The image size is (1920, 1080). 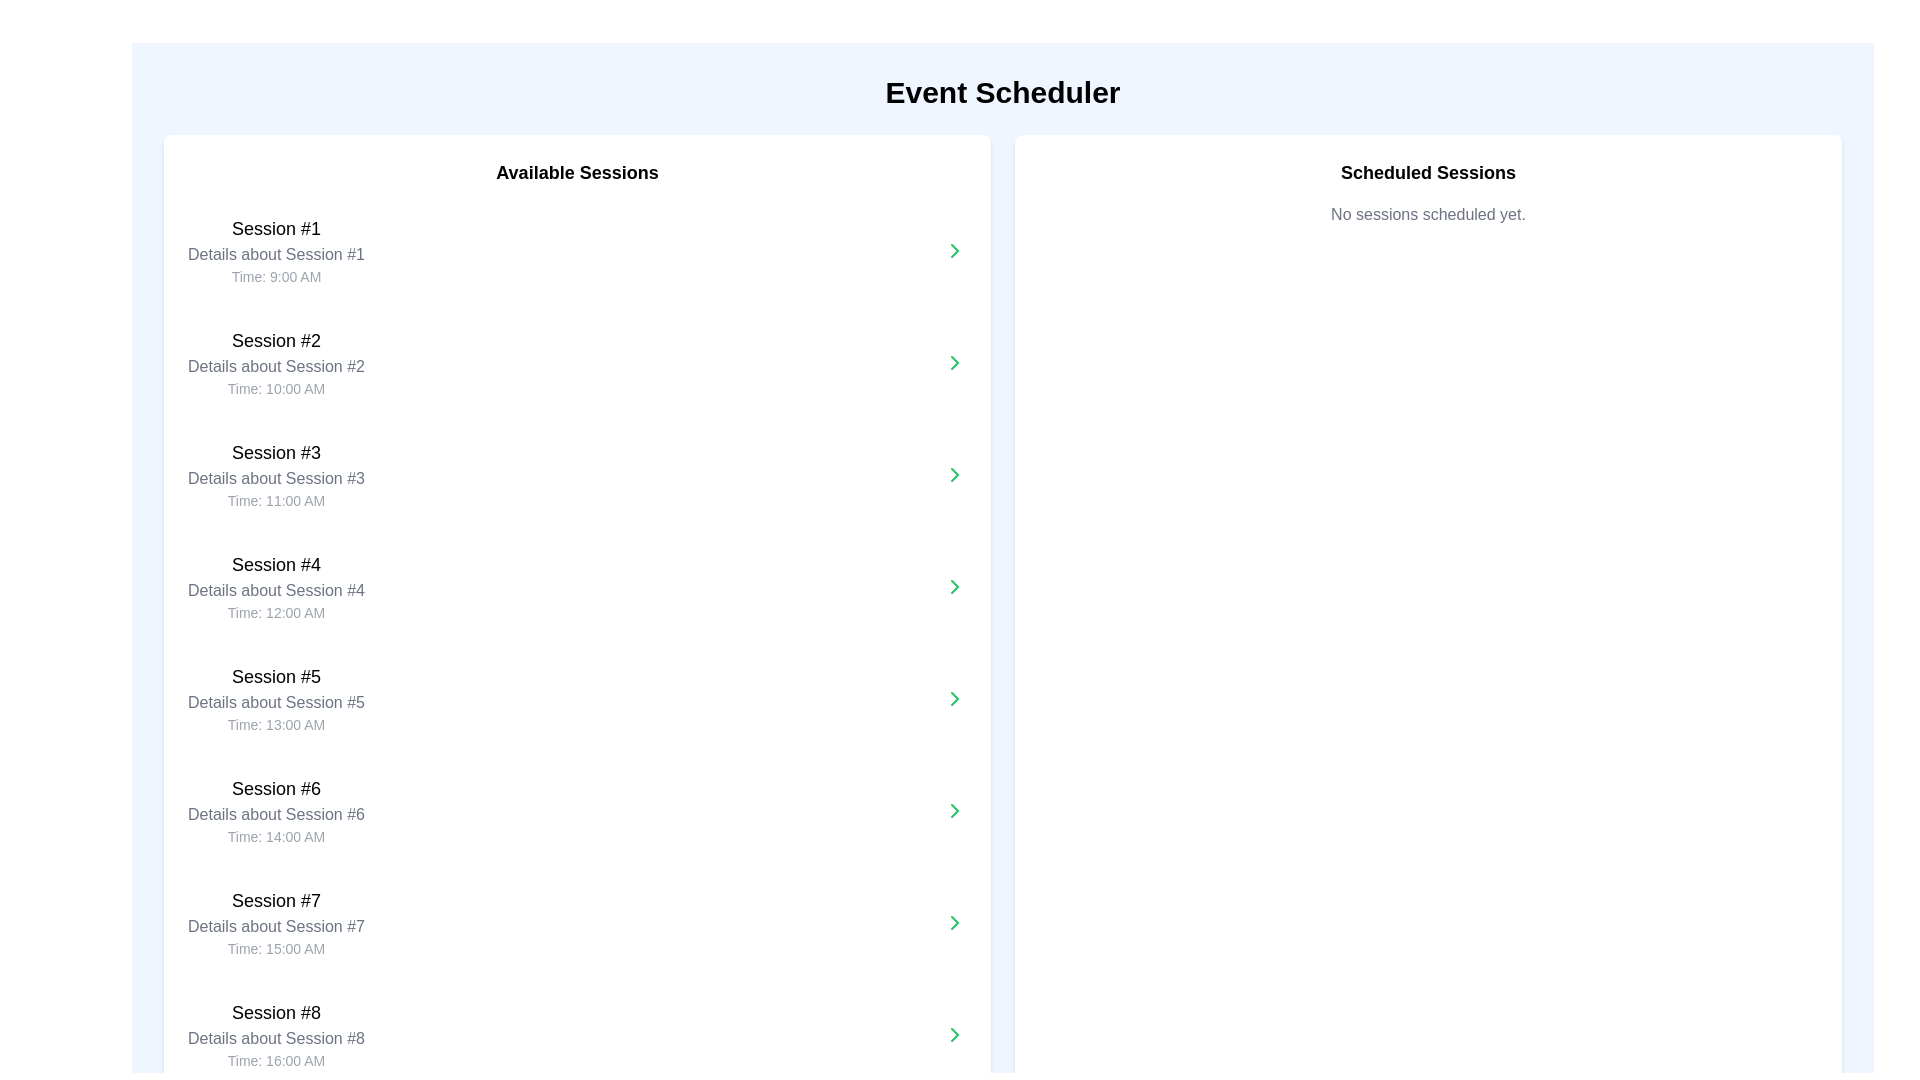 I want to click on the Chevron icon associated with 'Session #5' in the 'Available Sessions' list on the left panel, so click(x=954, y=697).